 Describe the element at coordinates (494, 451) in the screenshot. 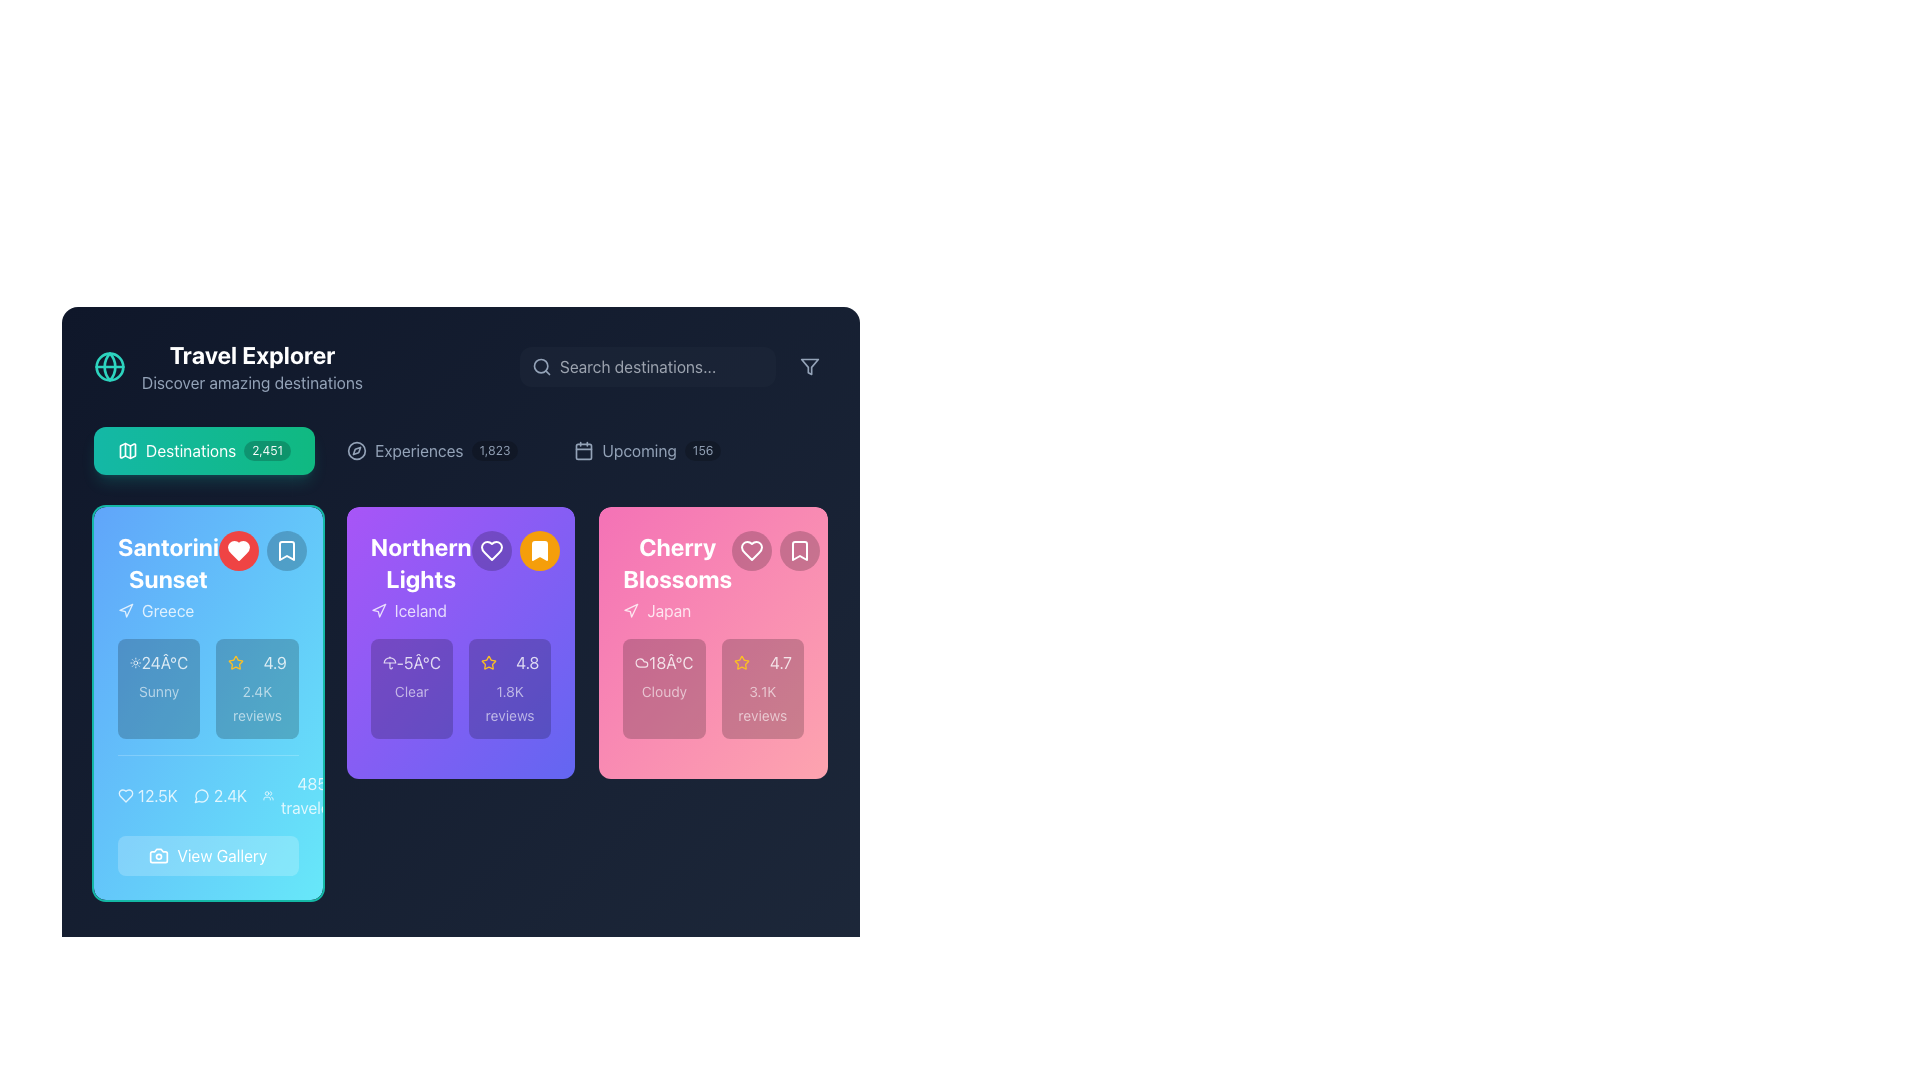

I see `the numeric badge displaying '1,823' located in the 'Experiences' section of the navigation area, positioned to the right of the text label 'Experiences'` at that location.